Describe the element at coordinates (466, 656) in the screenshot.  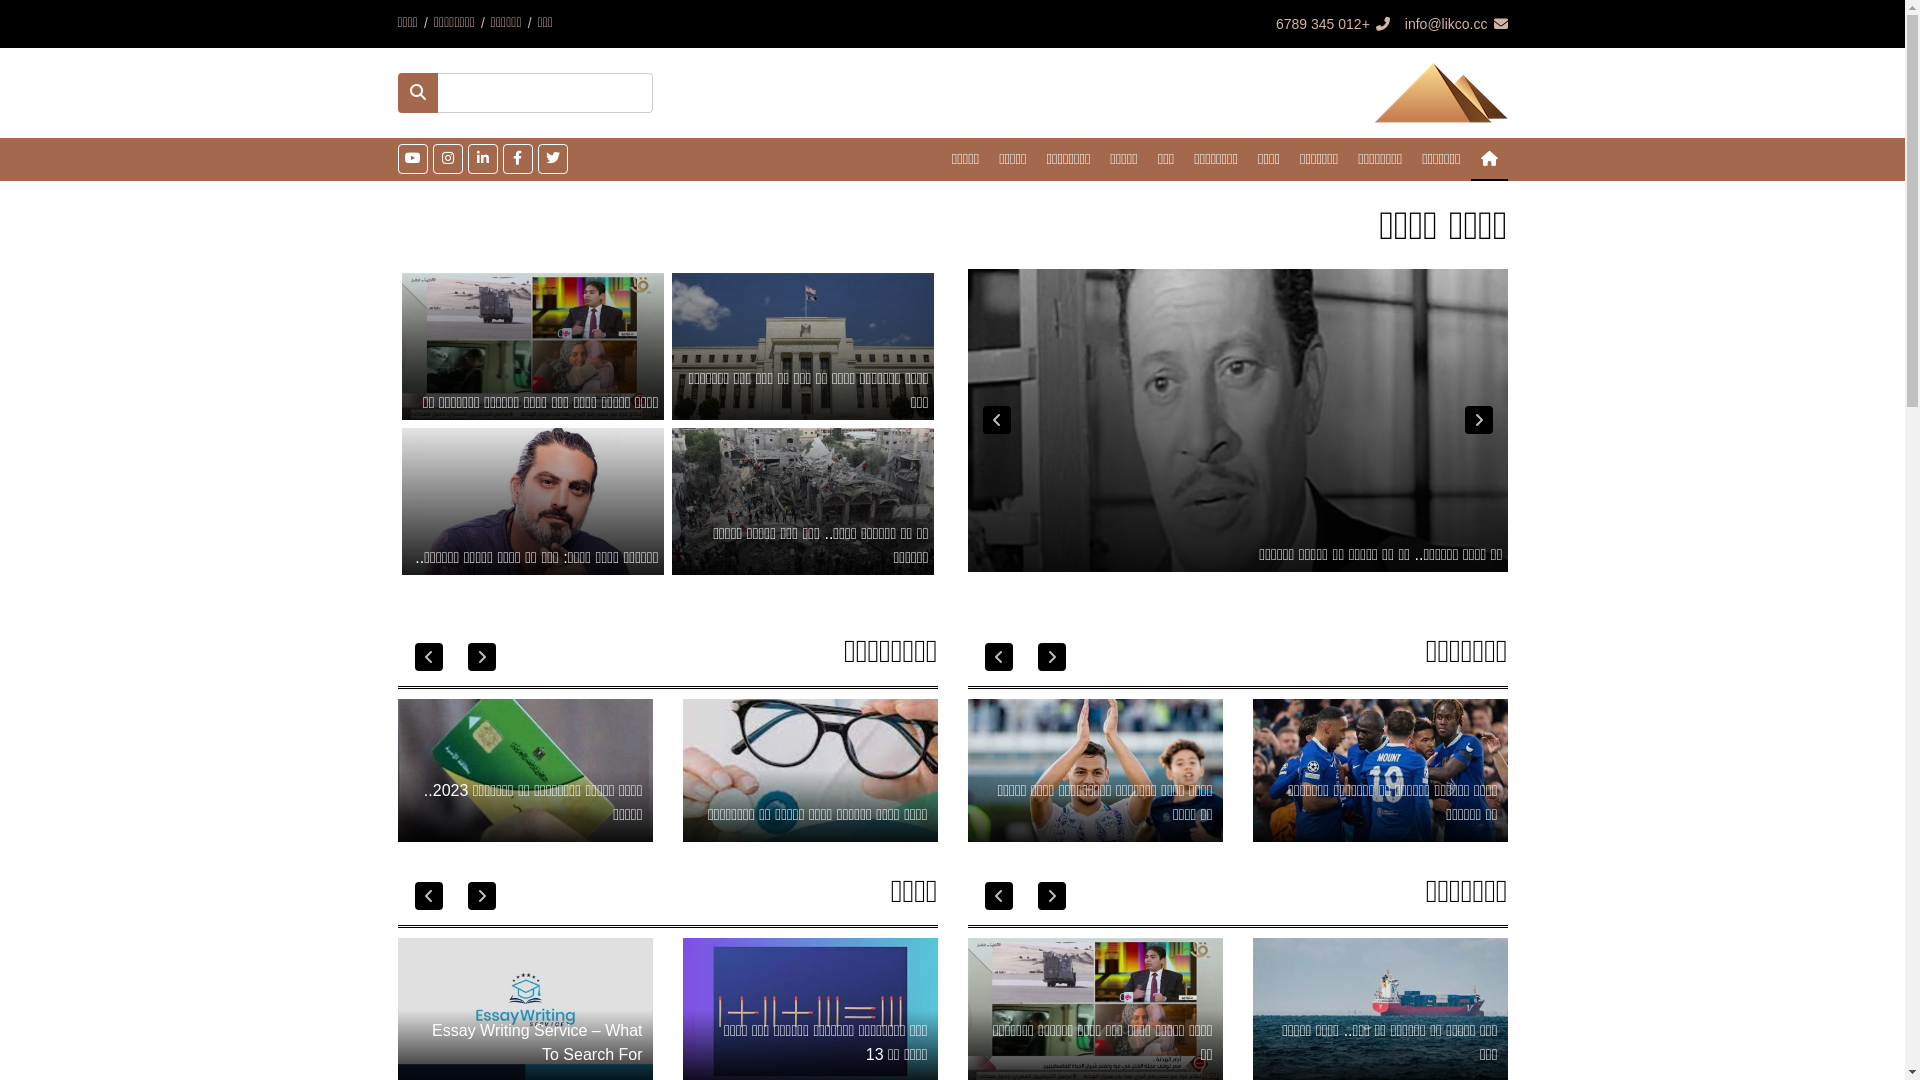
I see `'Next'` at that location.